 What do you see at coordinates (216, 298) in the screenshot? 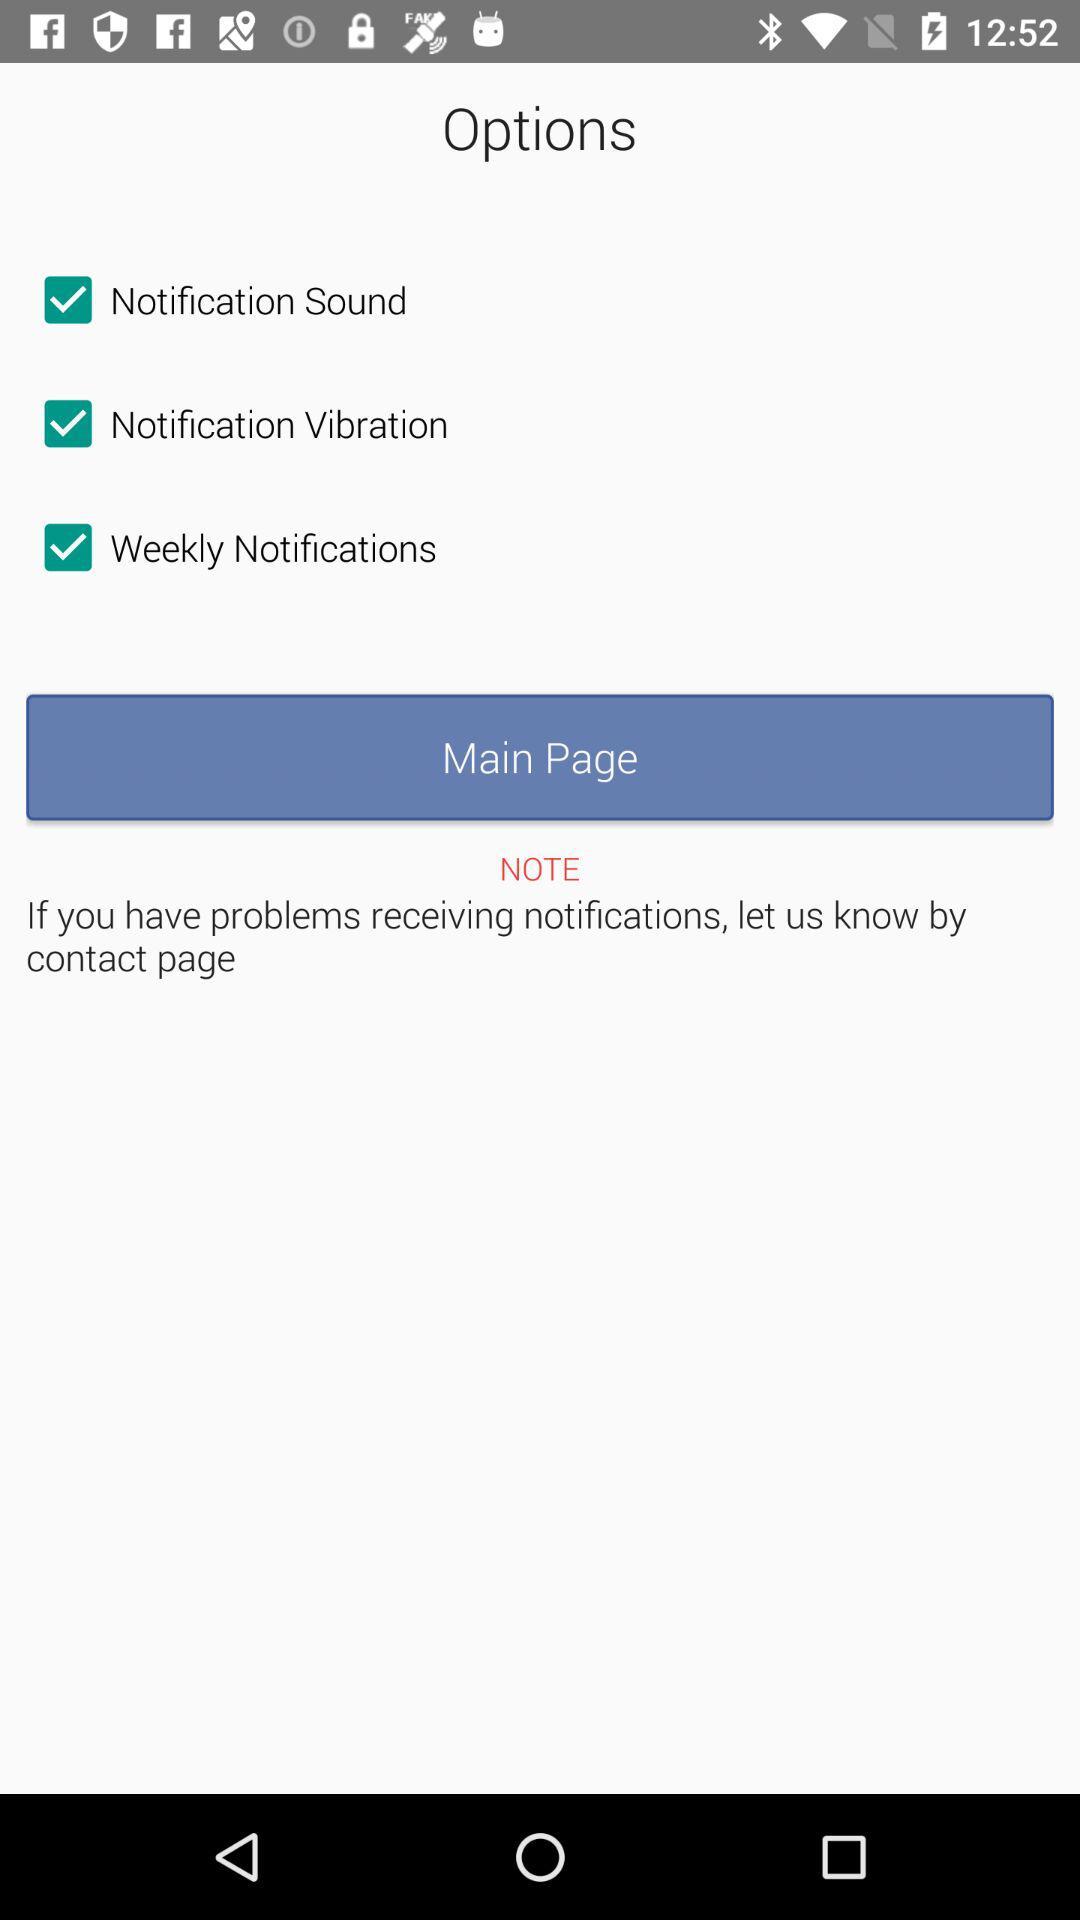
I see `the notification sound item` at bounding box center [216, 298].